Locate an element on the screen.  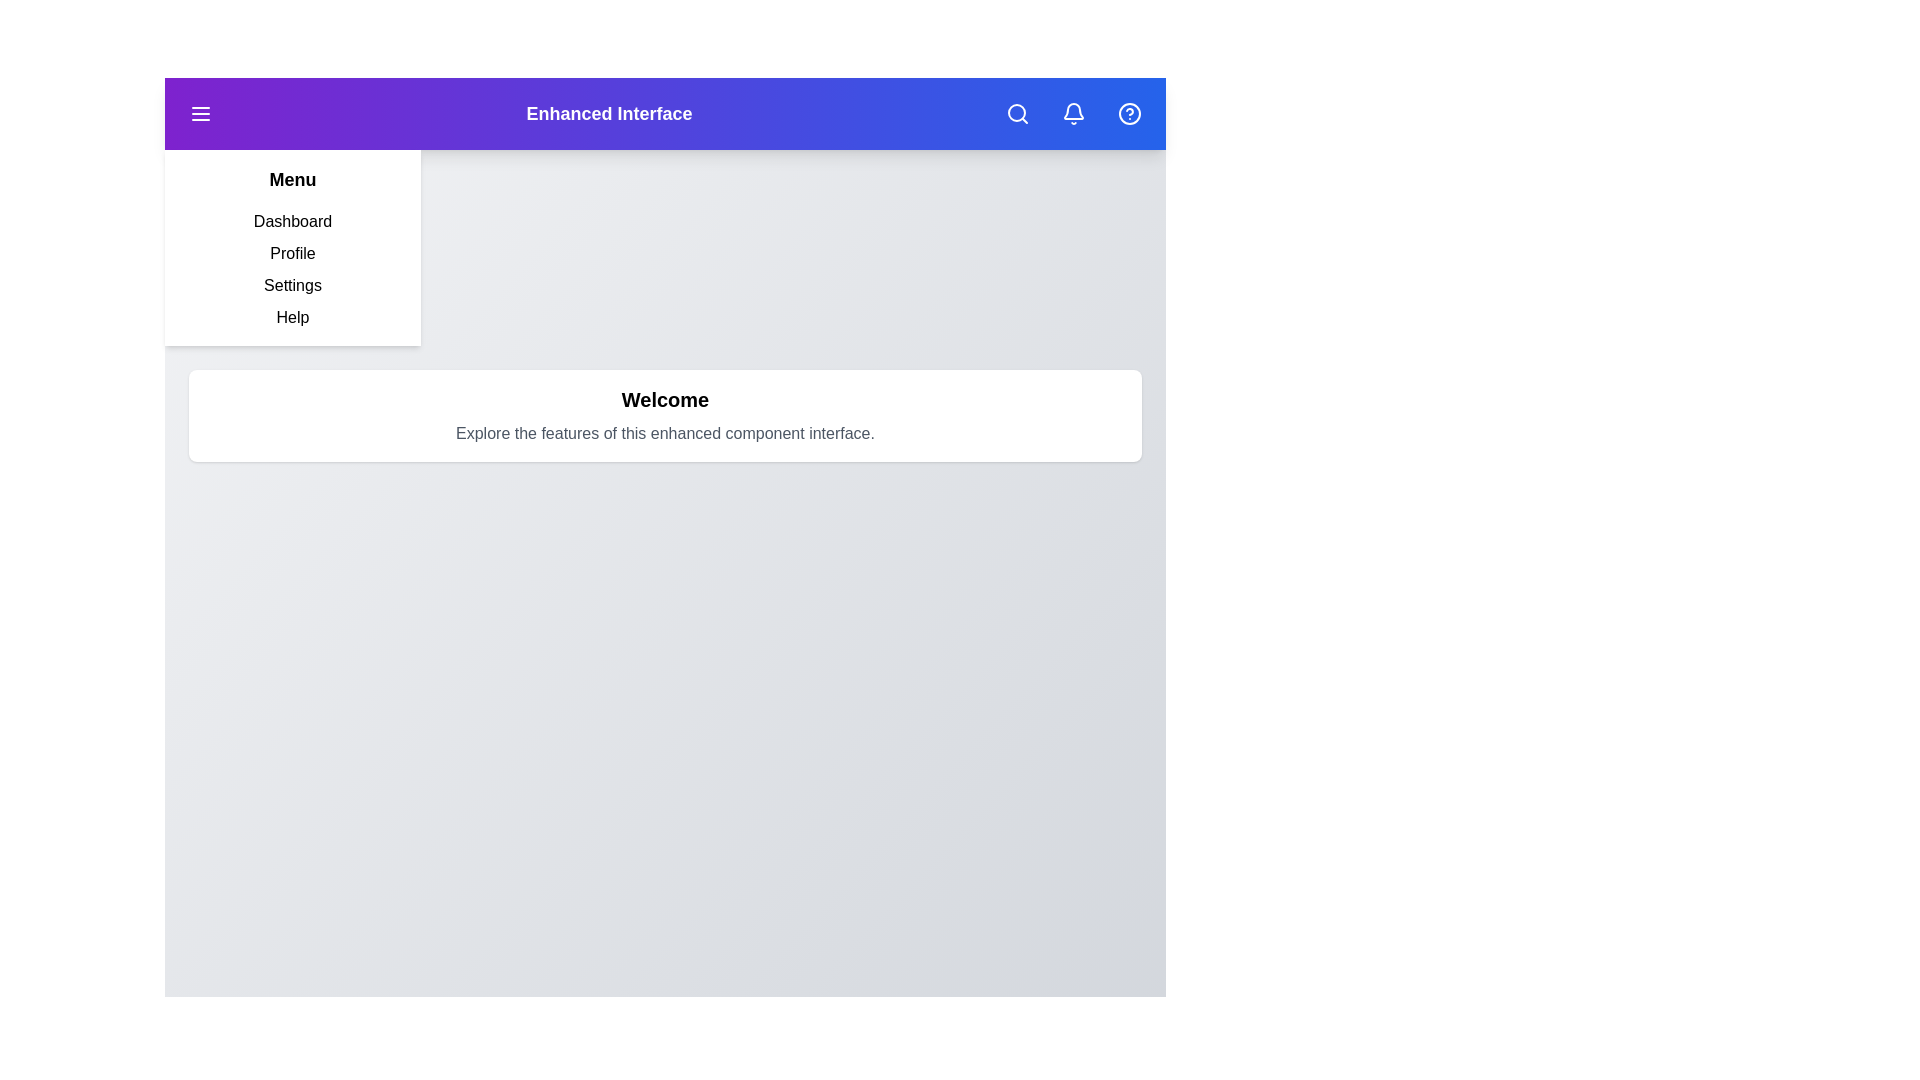
the 'Welcome' text is located at coordinates (665, 400).